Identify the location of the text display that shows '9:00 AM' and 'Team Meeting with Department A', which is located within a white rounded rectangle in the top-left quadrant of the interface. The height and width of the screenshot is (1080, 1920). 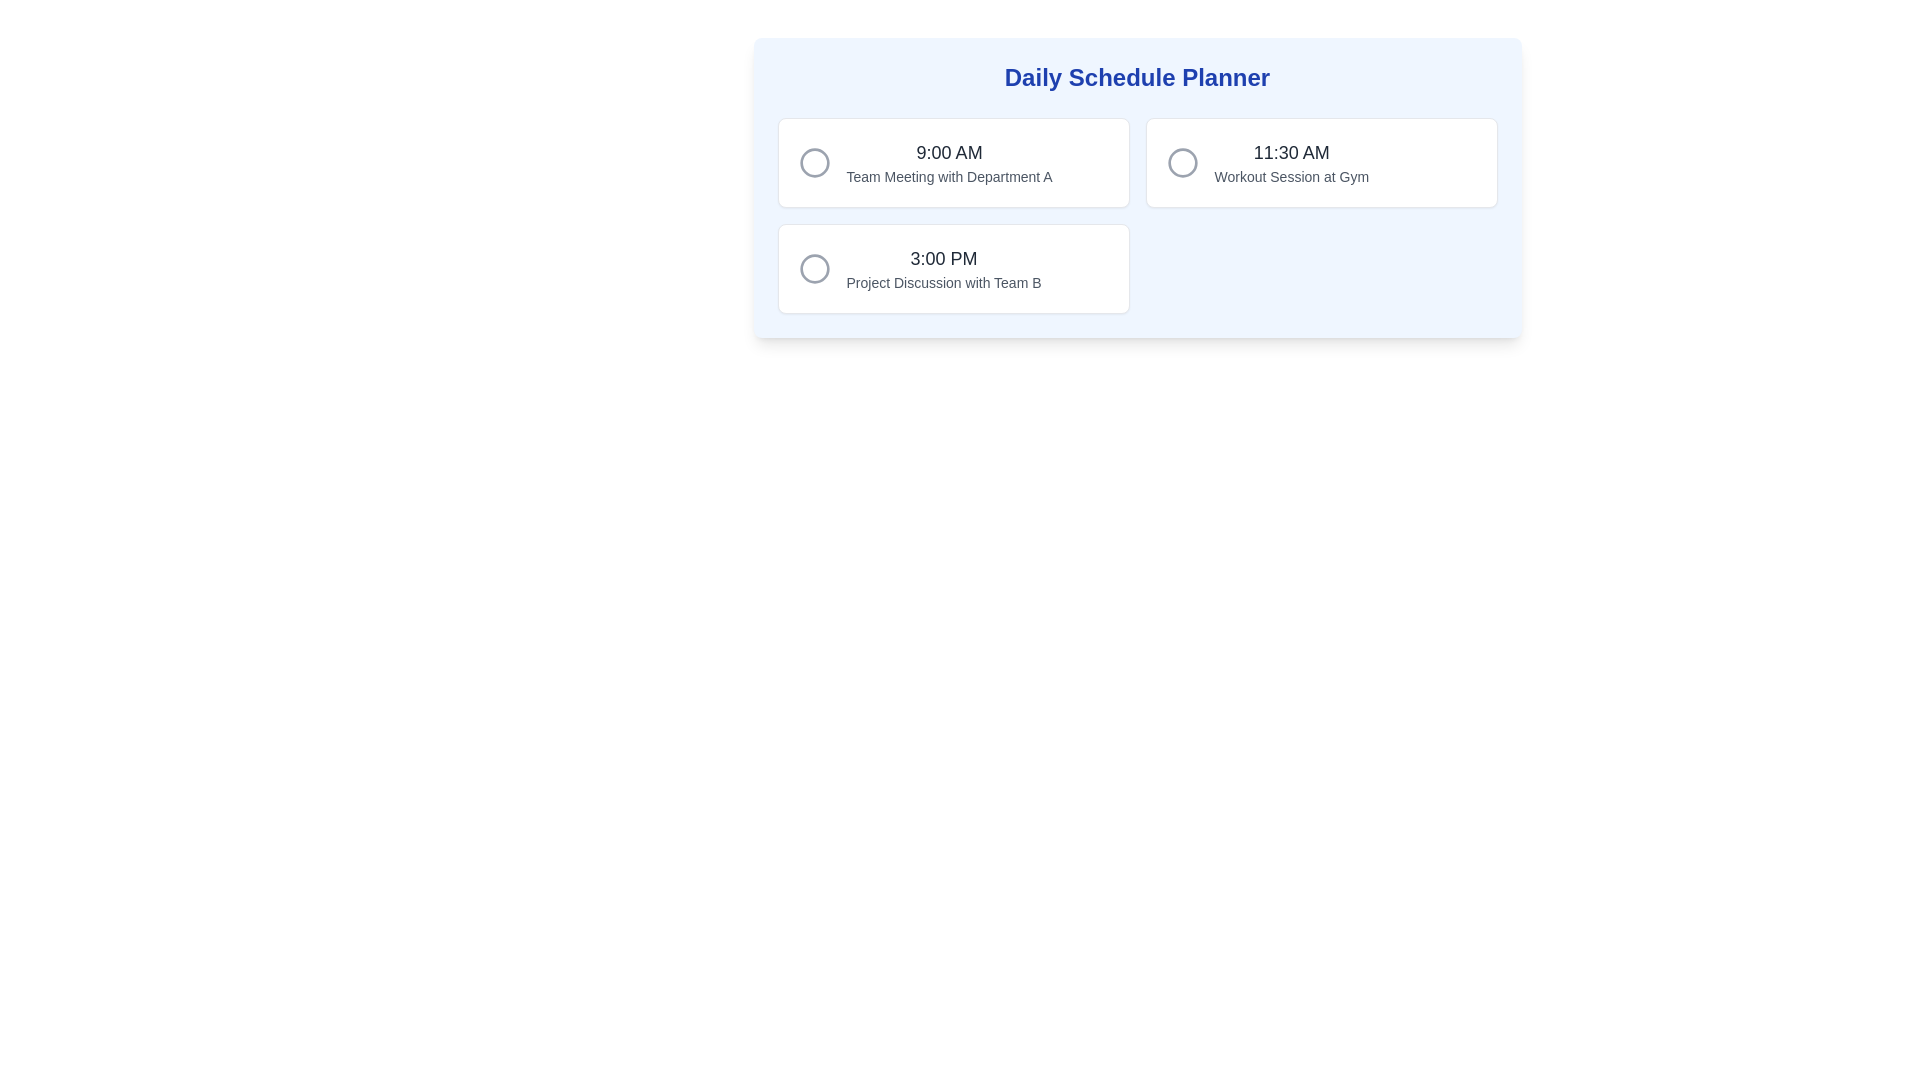
(948, 161).